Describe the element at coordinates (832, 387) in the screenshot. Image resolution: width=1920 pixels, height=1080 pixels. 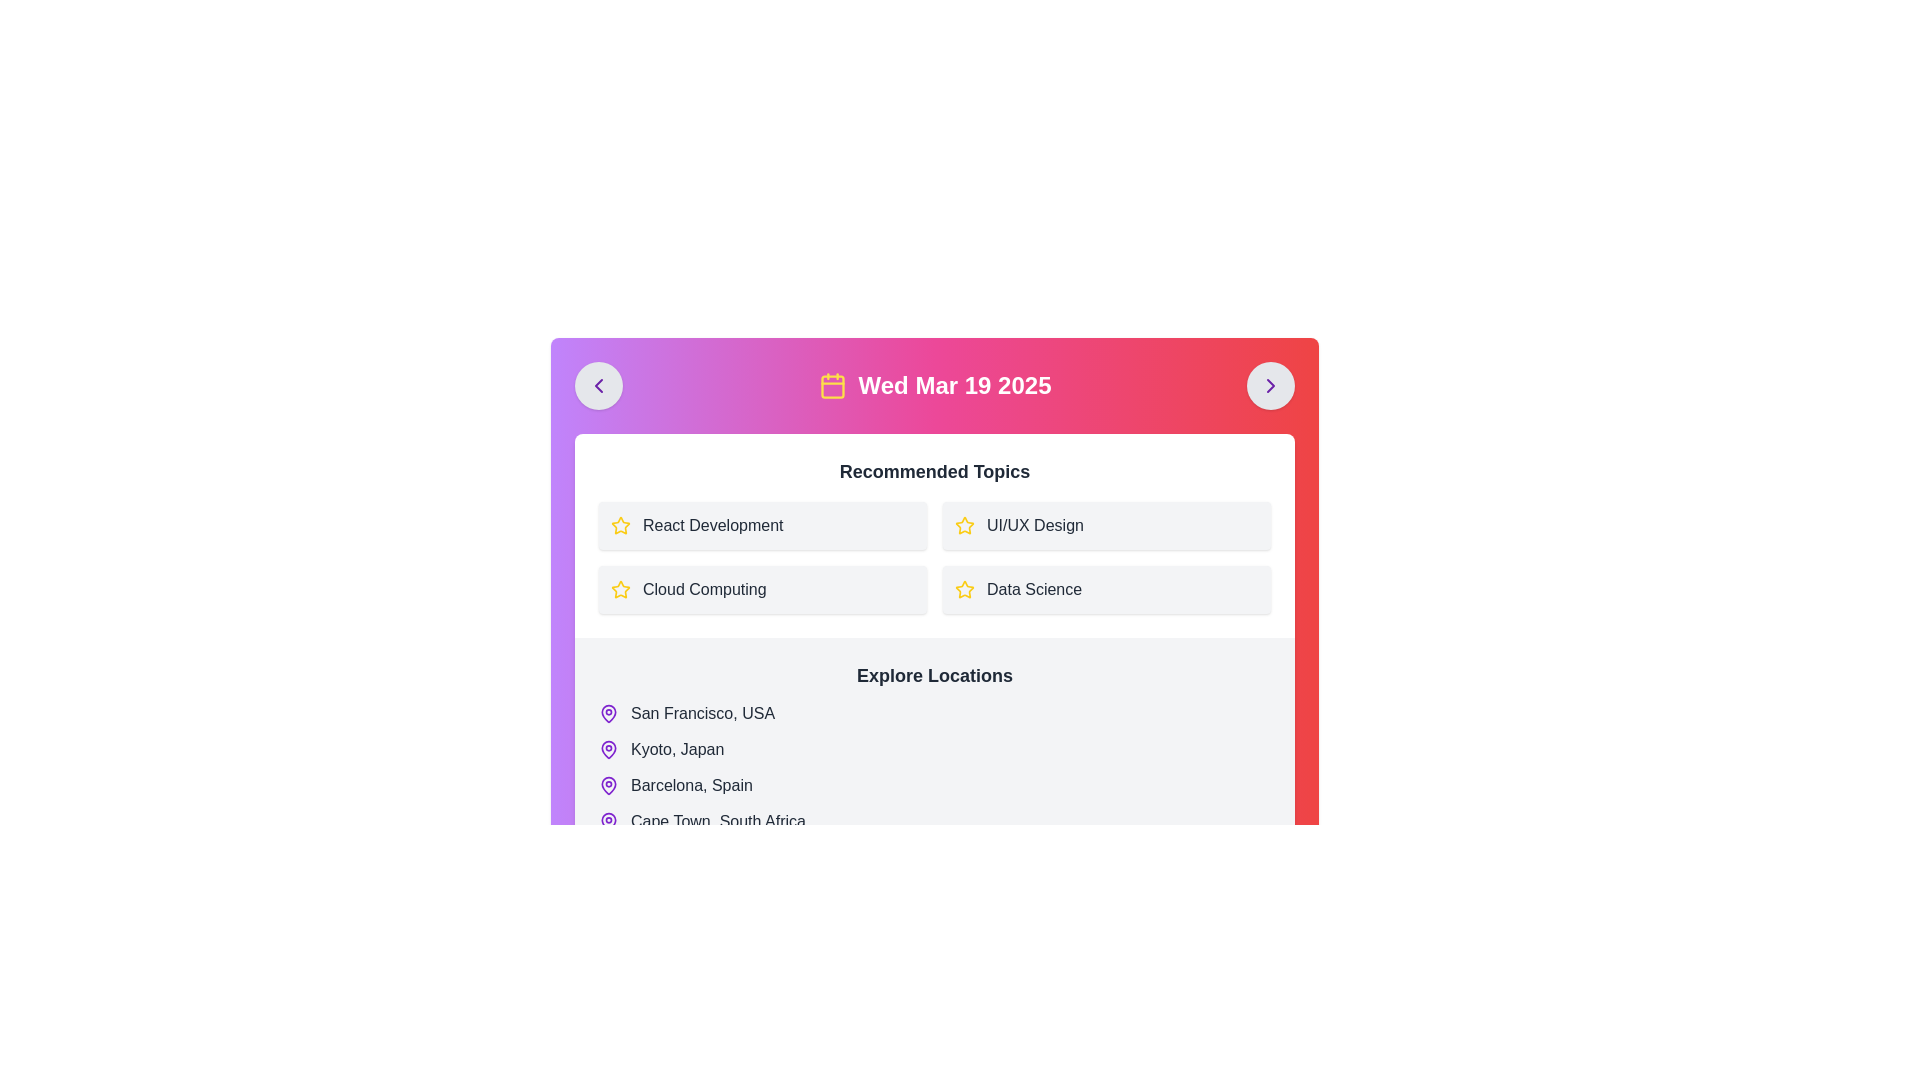
I see `the Decorative SVG rectangle with a yellow background that is located within the calendar icon at the top-center of the interface` at that location.